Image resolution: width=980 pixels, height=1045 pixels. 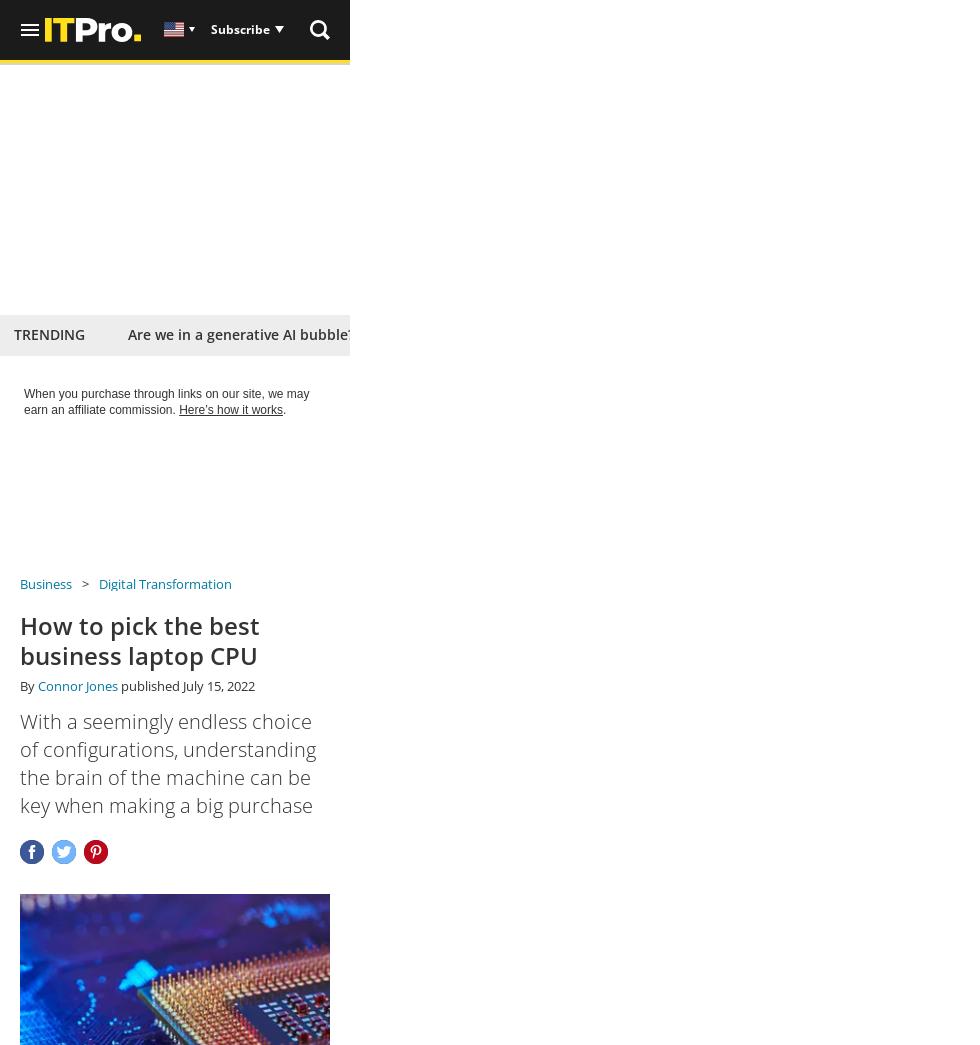 What do you see at coordinates (164, 583) in the screenshot?
I see `'Digital Transformation'` at bounding box center [164, 583].